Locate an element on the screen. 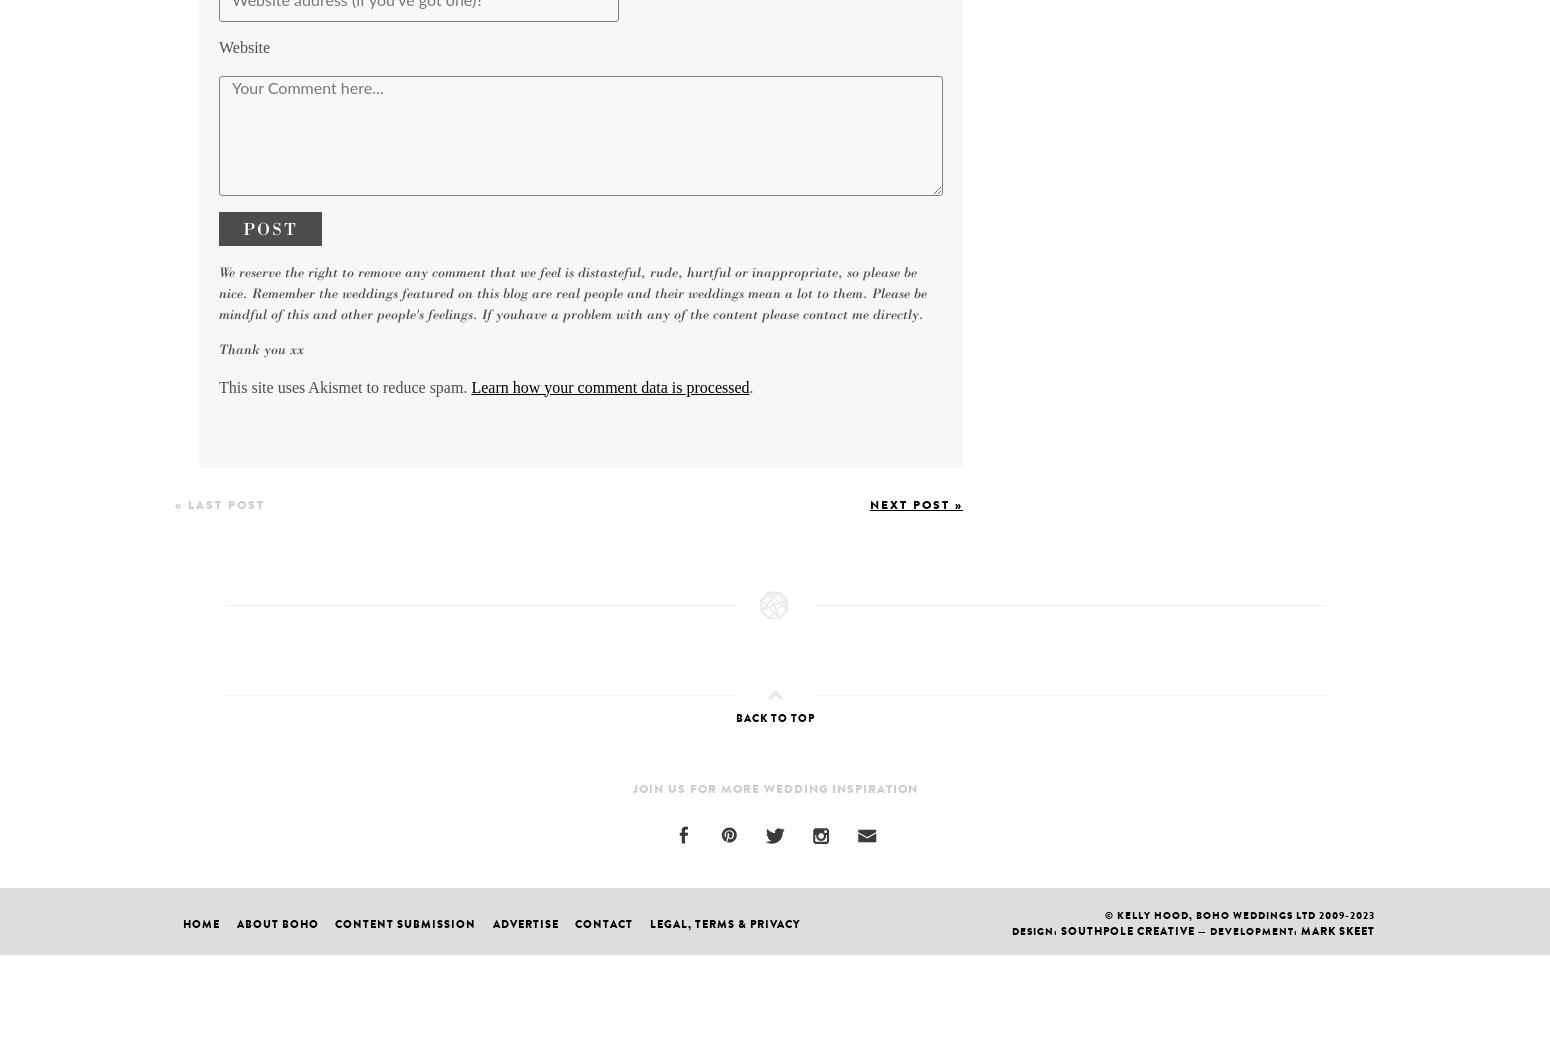  'Content Submission' is located at coordinates (405, 922).